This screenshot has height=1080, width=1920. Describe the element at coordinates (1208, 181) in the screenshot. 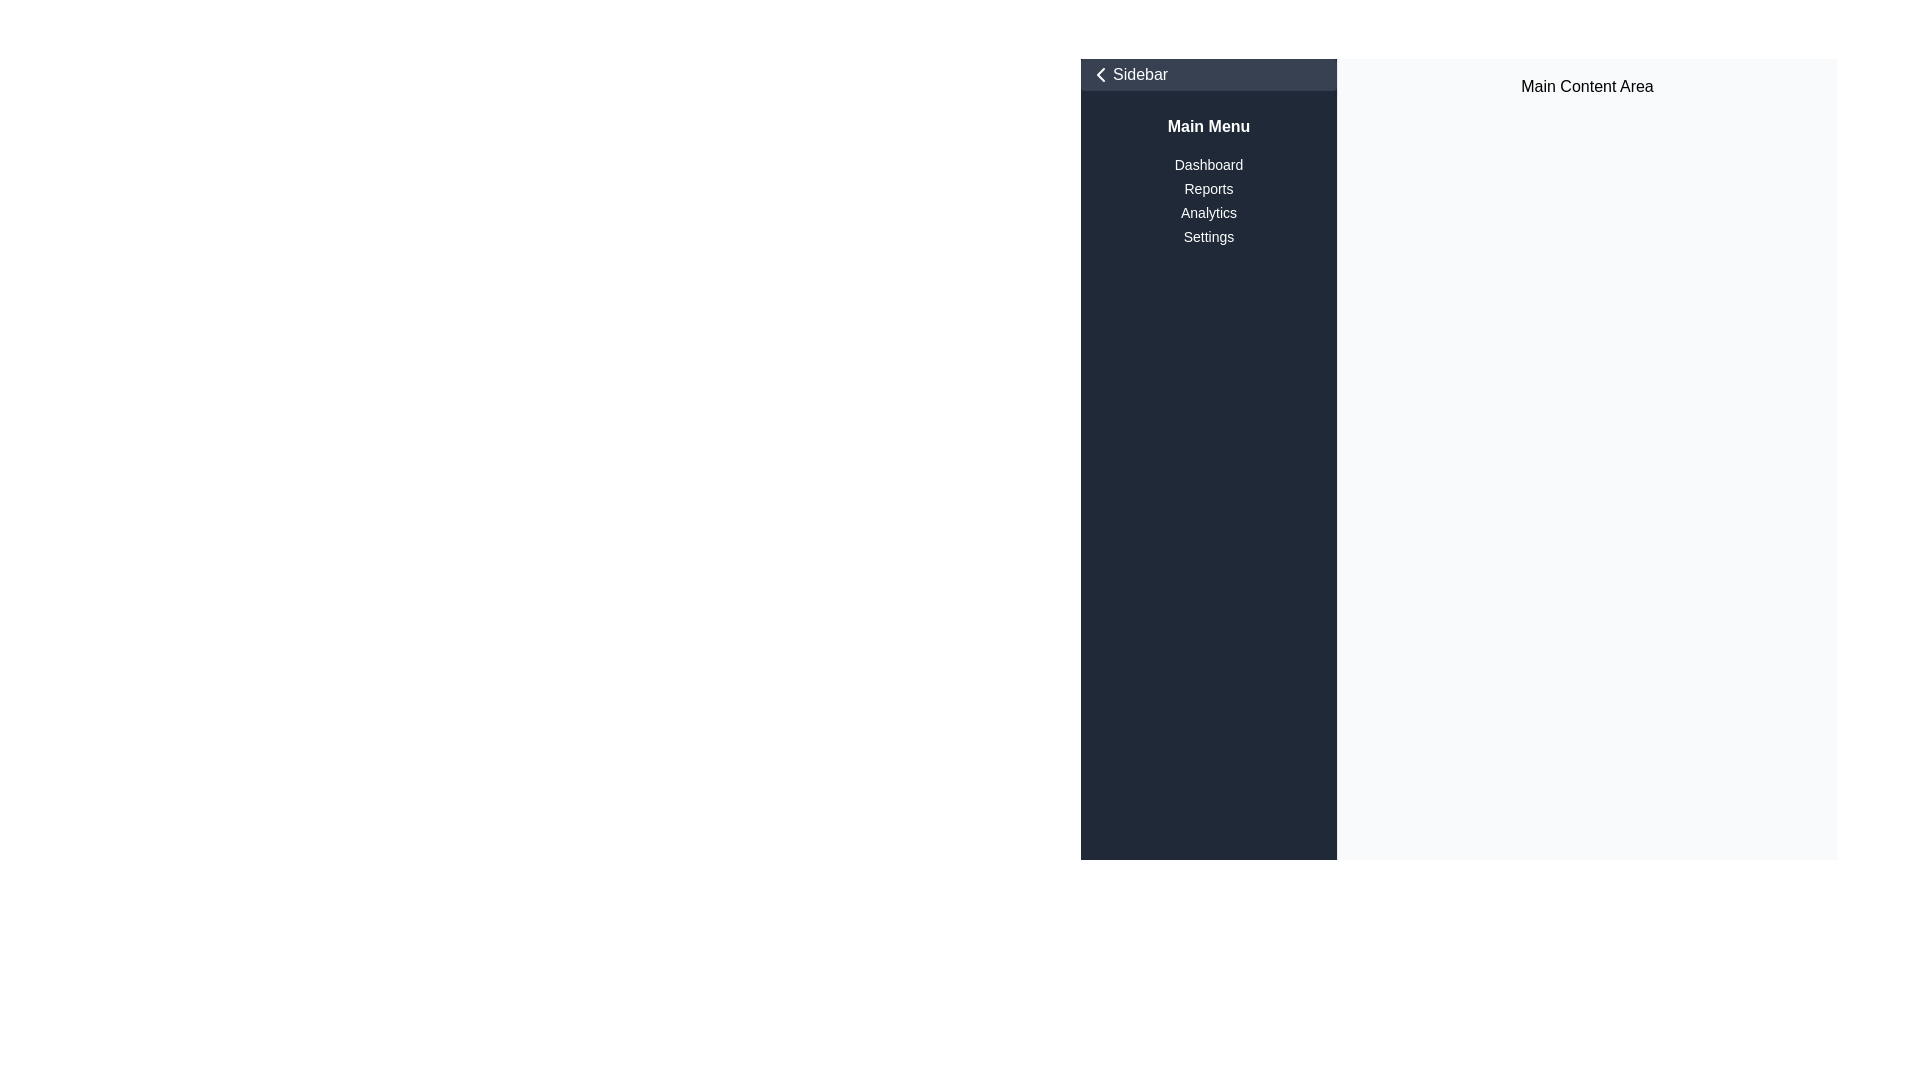

I see `the 'Main Menu' vertical navigation menu` at that location.